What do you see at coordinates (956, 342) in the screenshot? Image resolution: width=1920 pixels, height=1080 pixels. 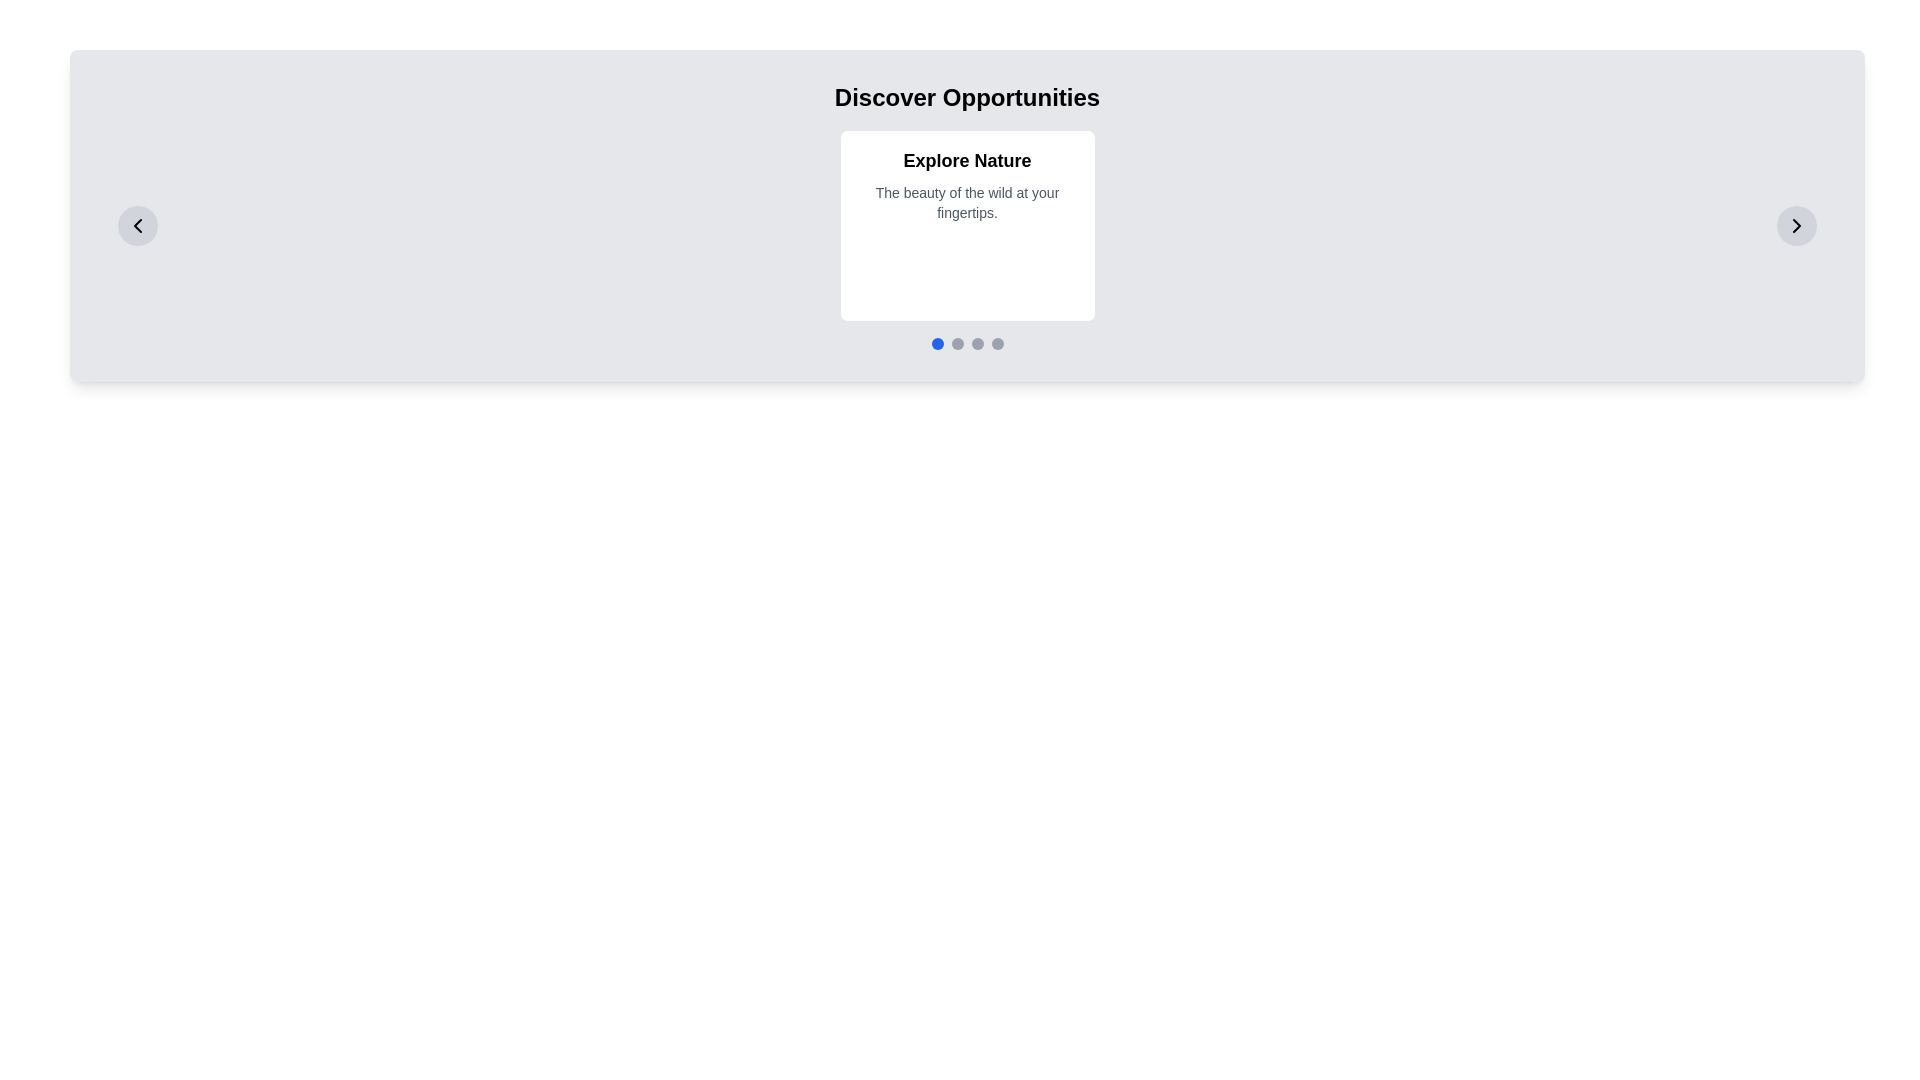 I see `the second circular button from the left in the group of four buttons below the 'Discover Opportunities' section and 'Explore Nature' card for interaction` at bounding box center [956, 342].